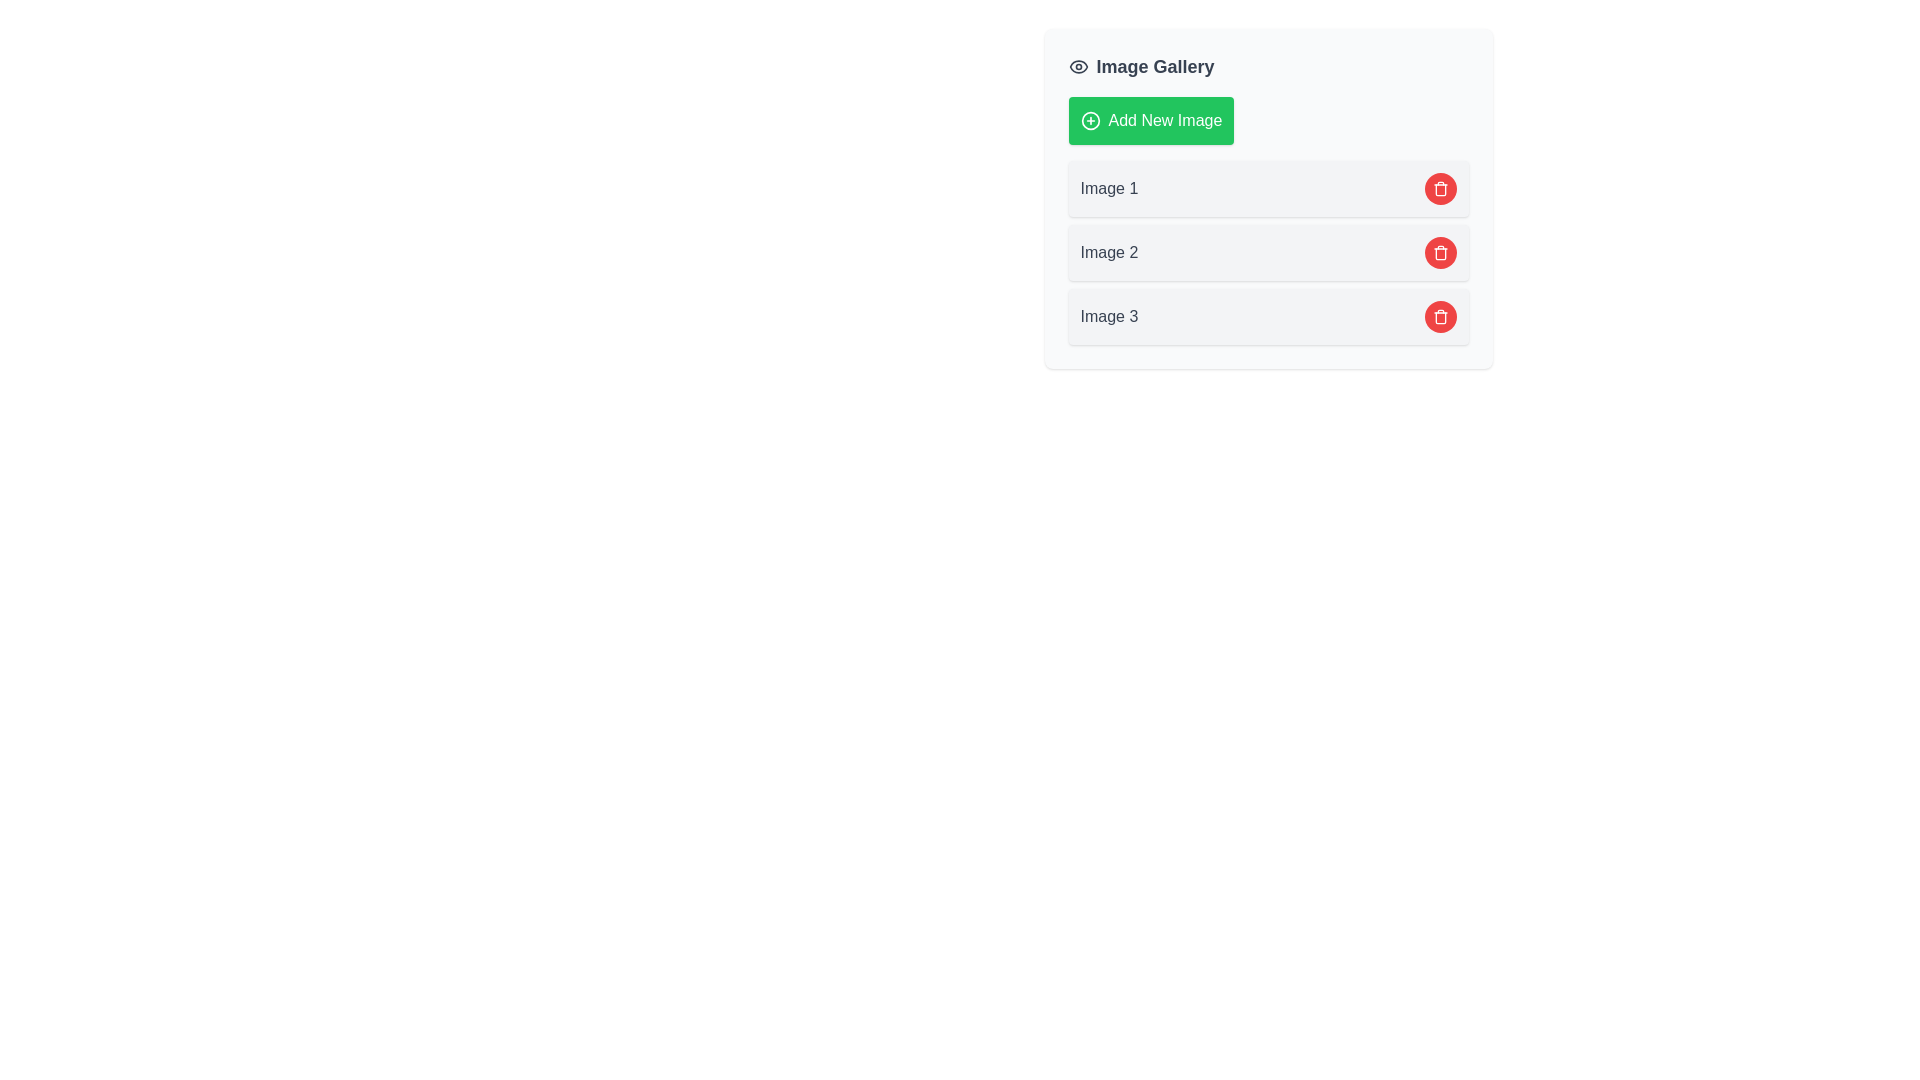  What do you see at coordinates (1440, 252) in the screenshot?
I see `the second red circular button that corresponds to 'Image 2' to observe the hover effect` at bounding box center [1440, 252].